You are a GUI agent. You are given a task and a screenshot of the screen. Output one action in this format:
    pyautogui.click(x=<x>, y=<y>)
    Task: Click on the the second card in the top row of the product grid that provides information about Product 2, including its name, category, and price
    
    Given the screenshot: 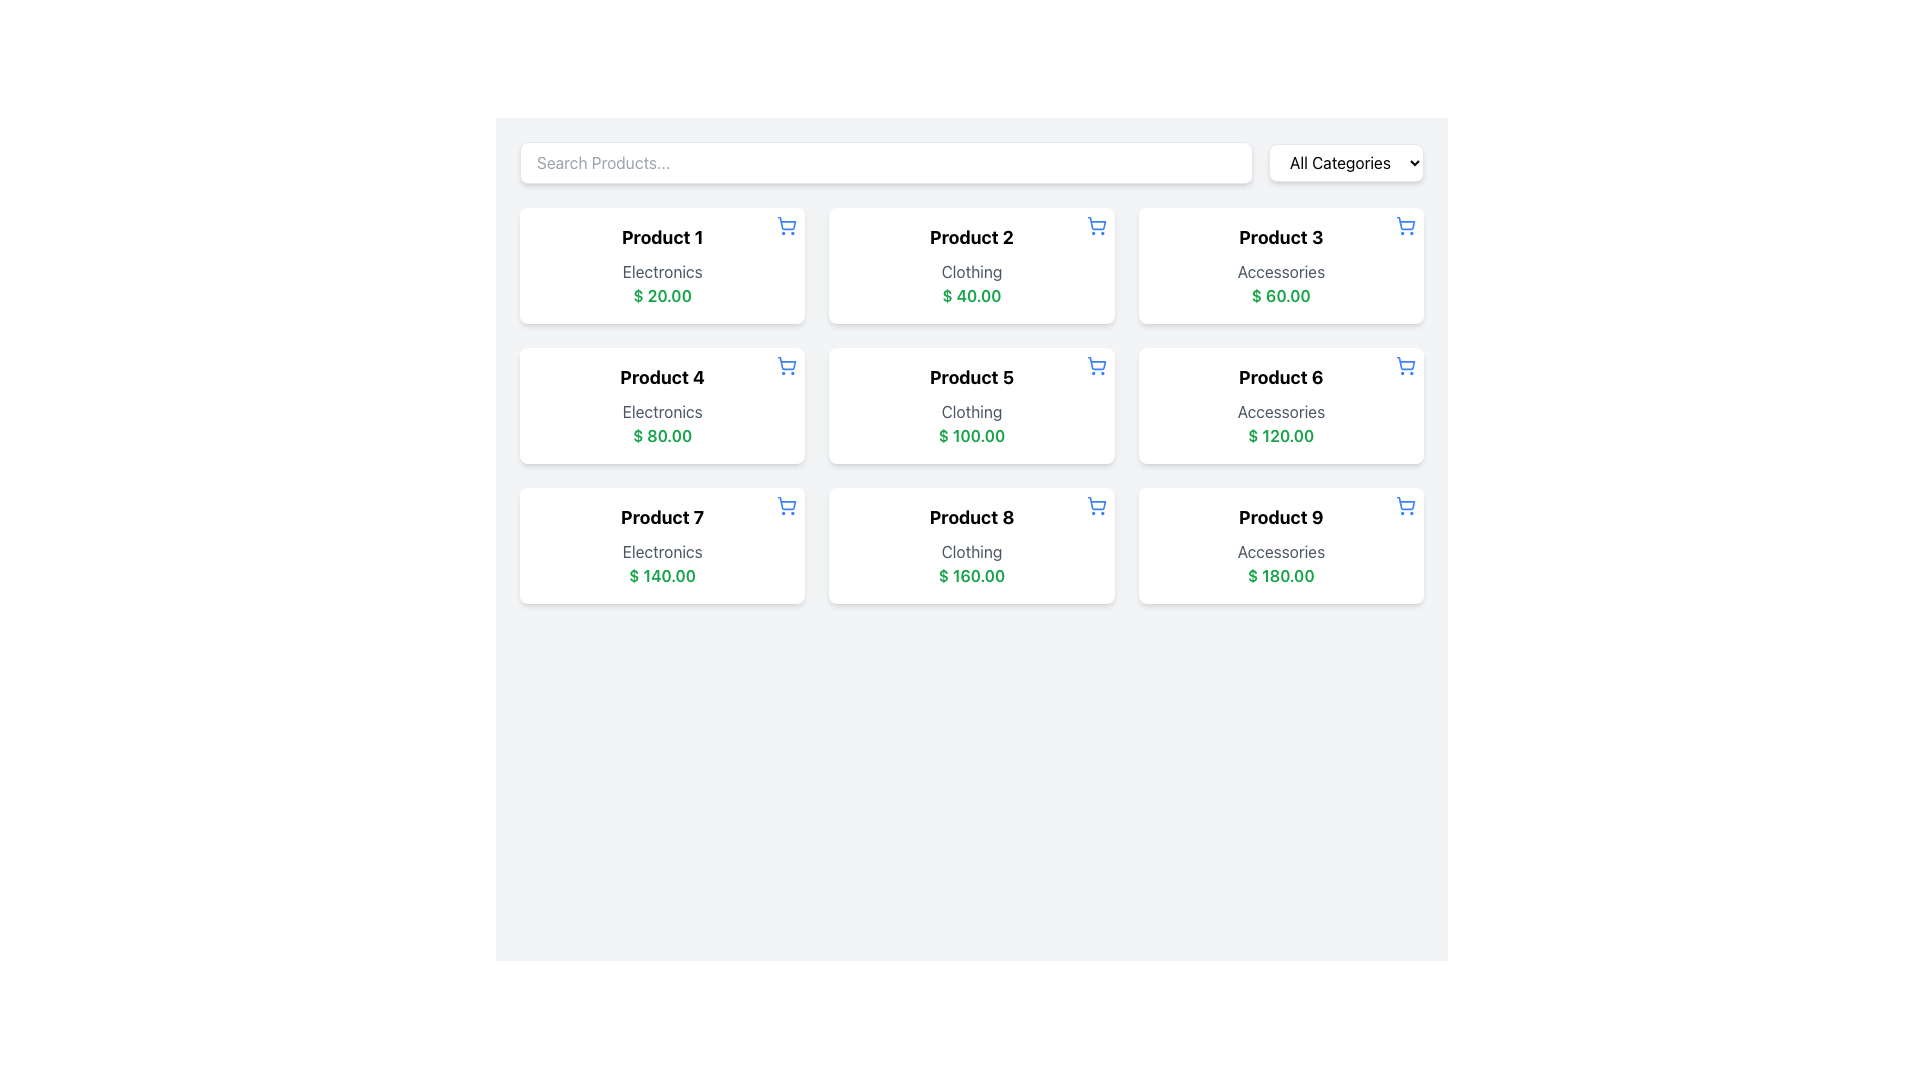 What is the action you would take?
    pyautogui.click(x=971, y=265)
    